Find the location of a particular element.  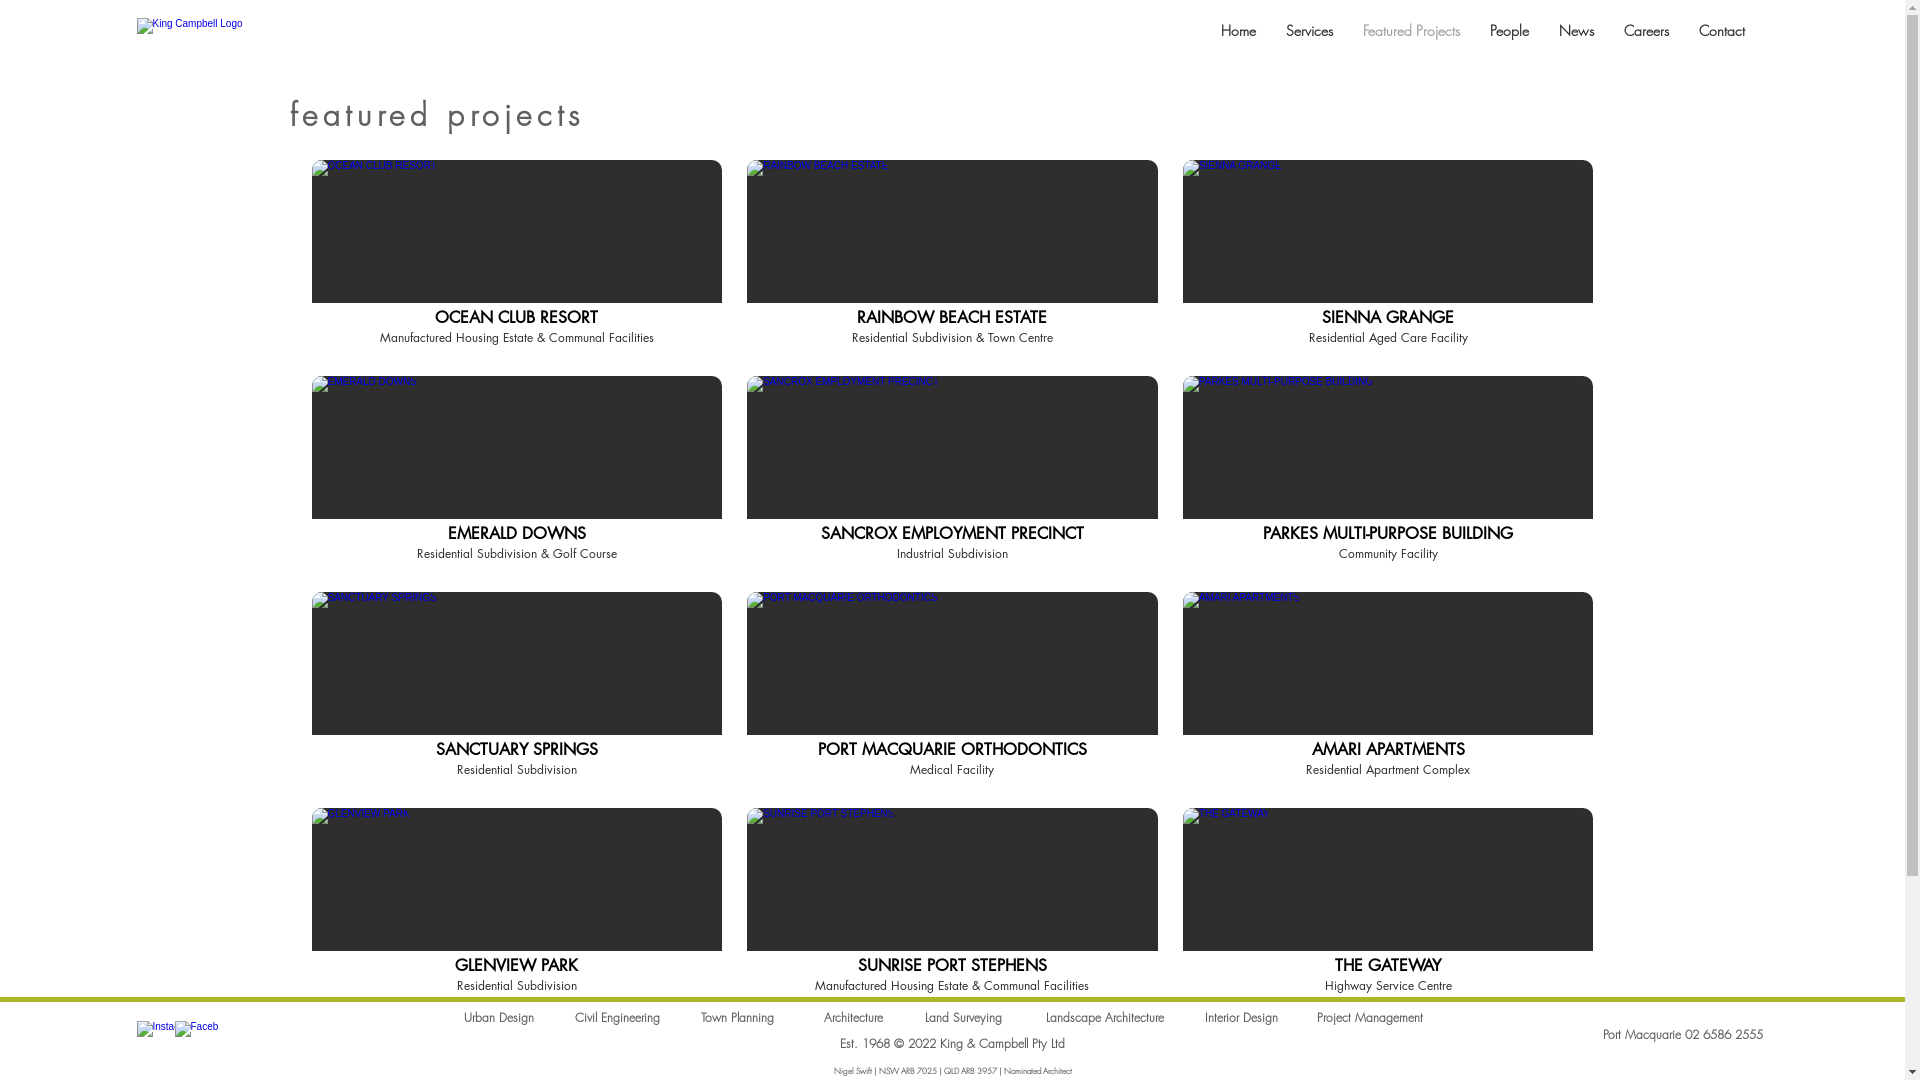

'Careers' is located at coordinates (1645, 30).